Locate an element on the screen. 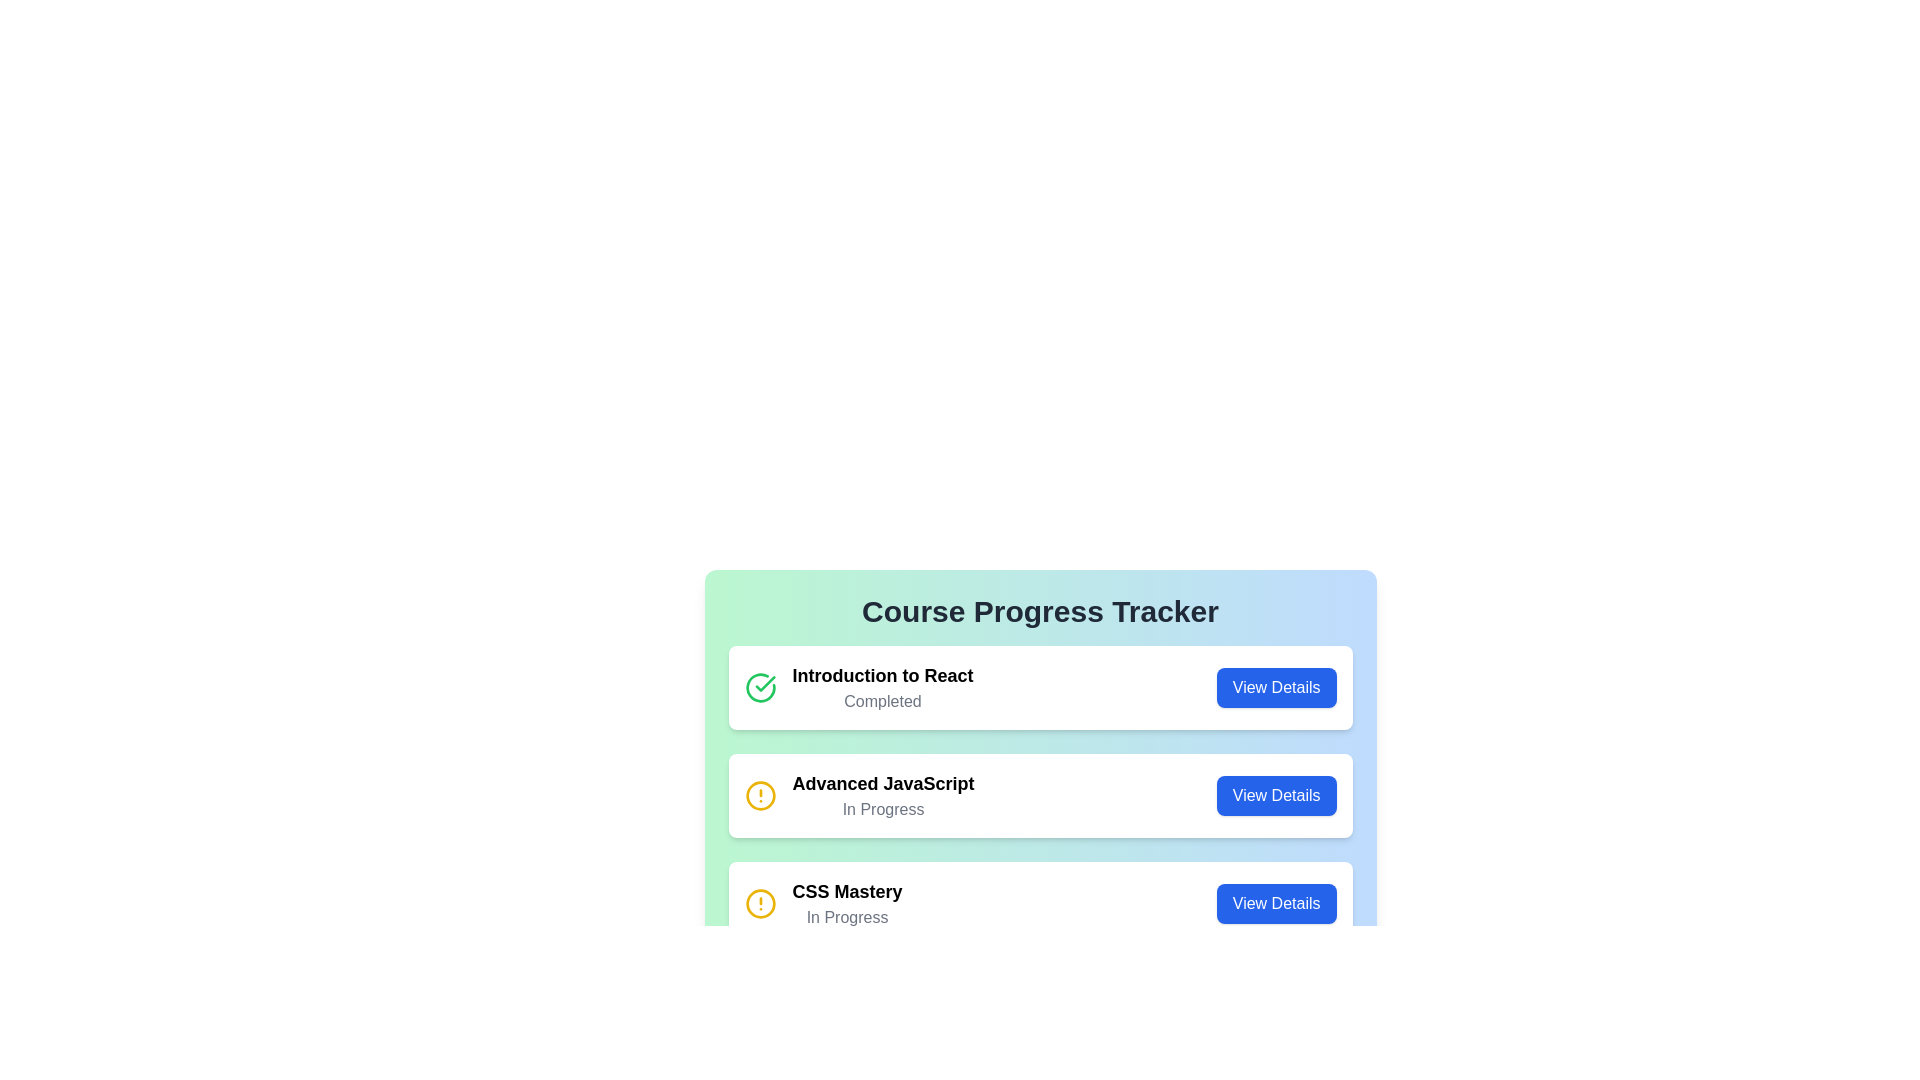  the 'CSS Mastery' Text Block that displays the course title and its status 'In Progress', located in the 'Course Progress Tracker' section, positioned to the right of the yellow circular alert icon and above the 'View Details' button is located at coordinates (847, 903).